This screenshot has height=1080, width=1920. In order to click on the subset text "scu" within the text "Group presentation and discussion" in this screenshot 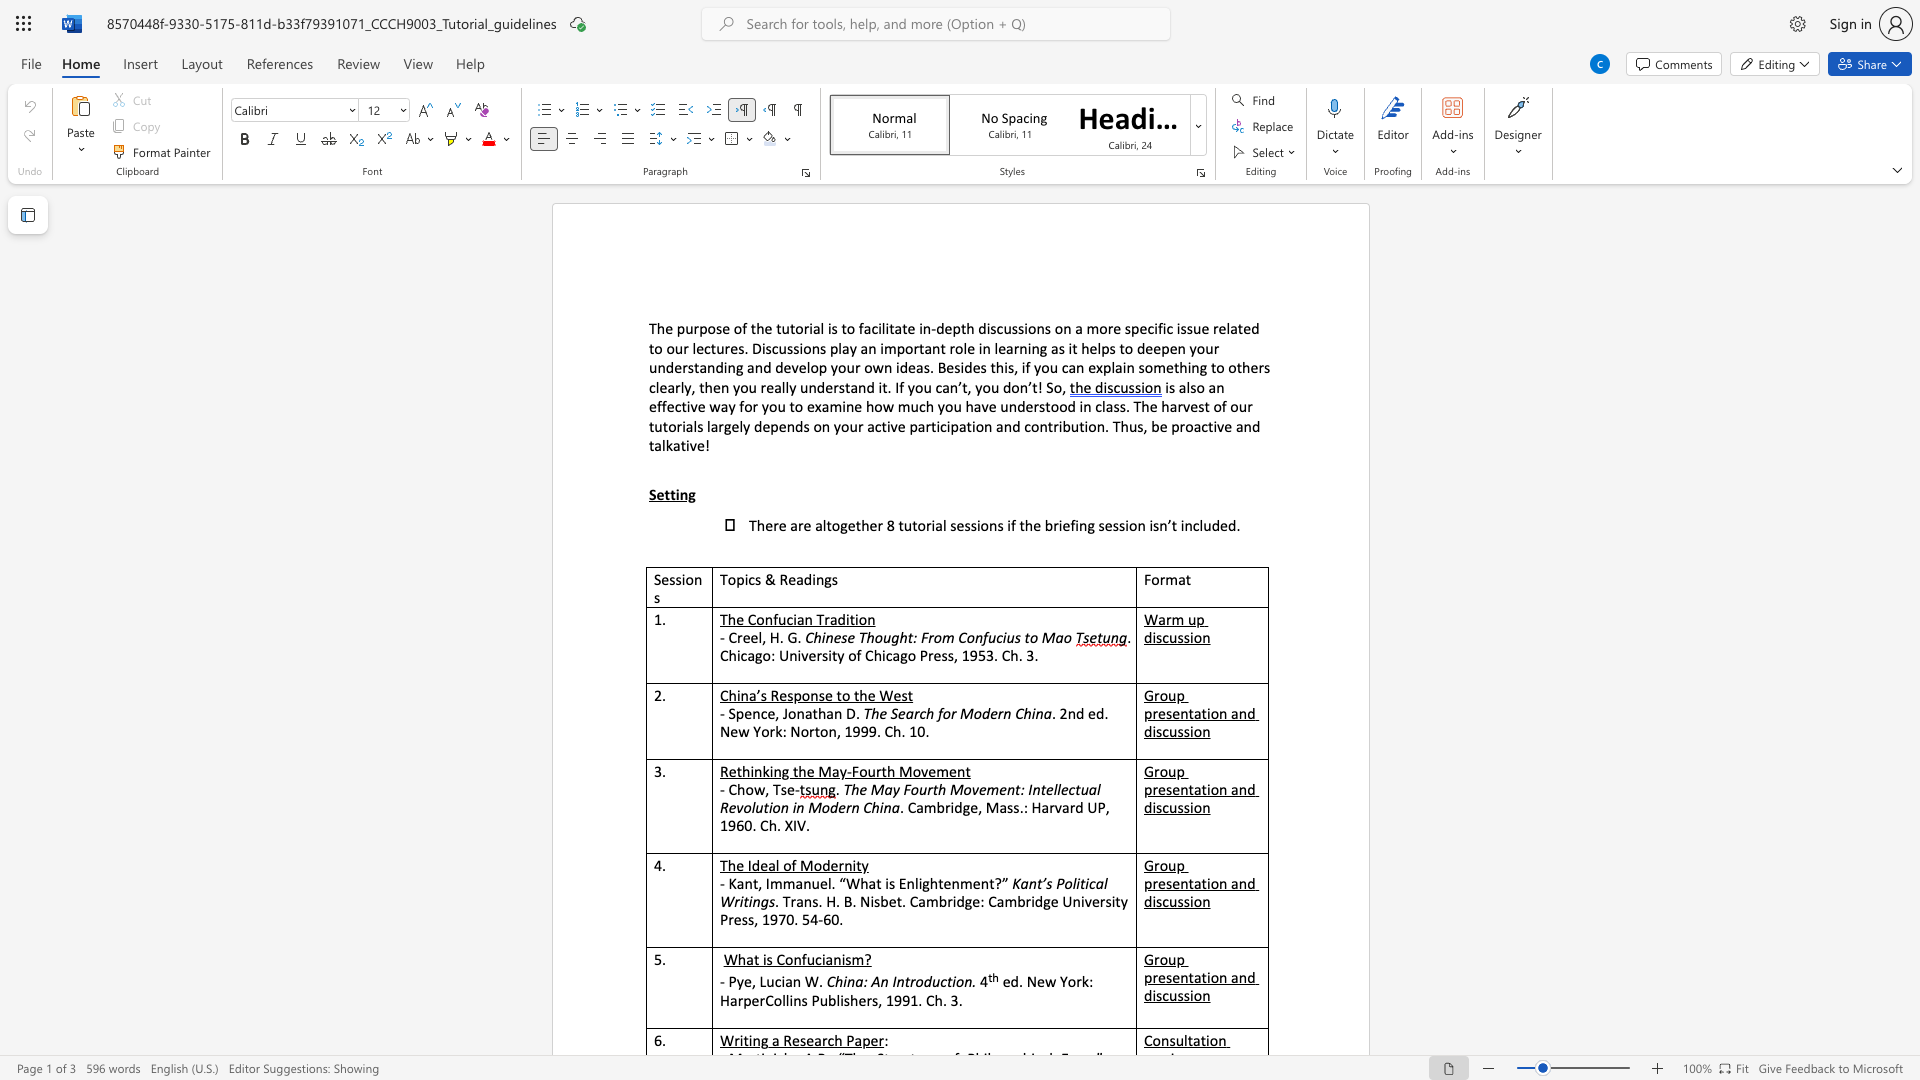, I will do `click(1156, 901)`.